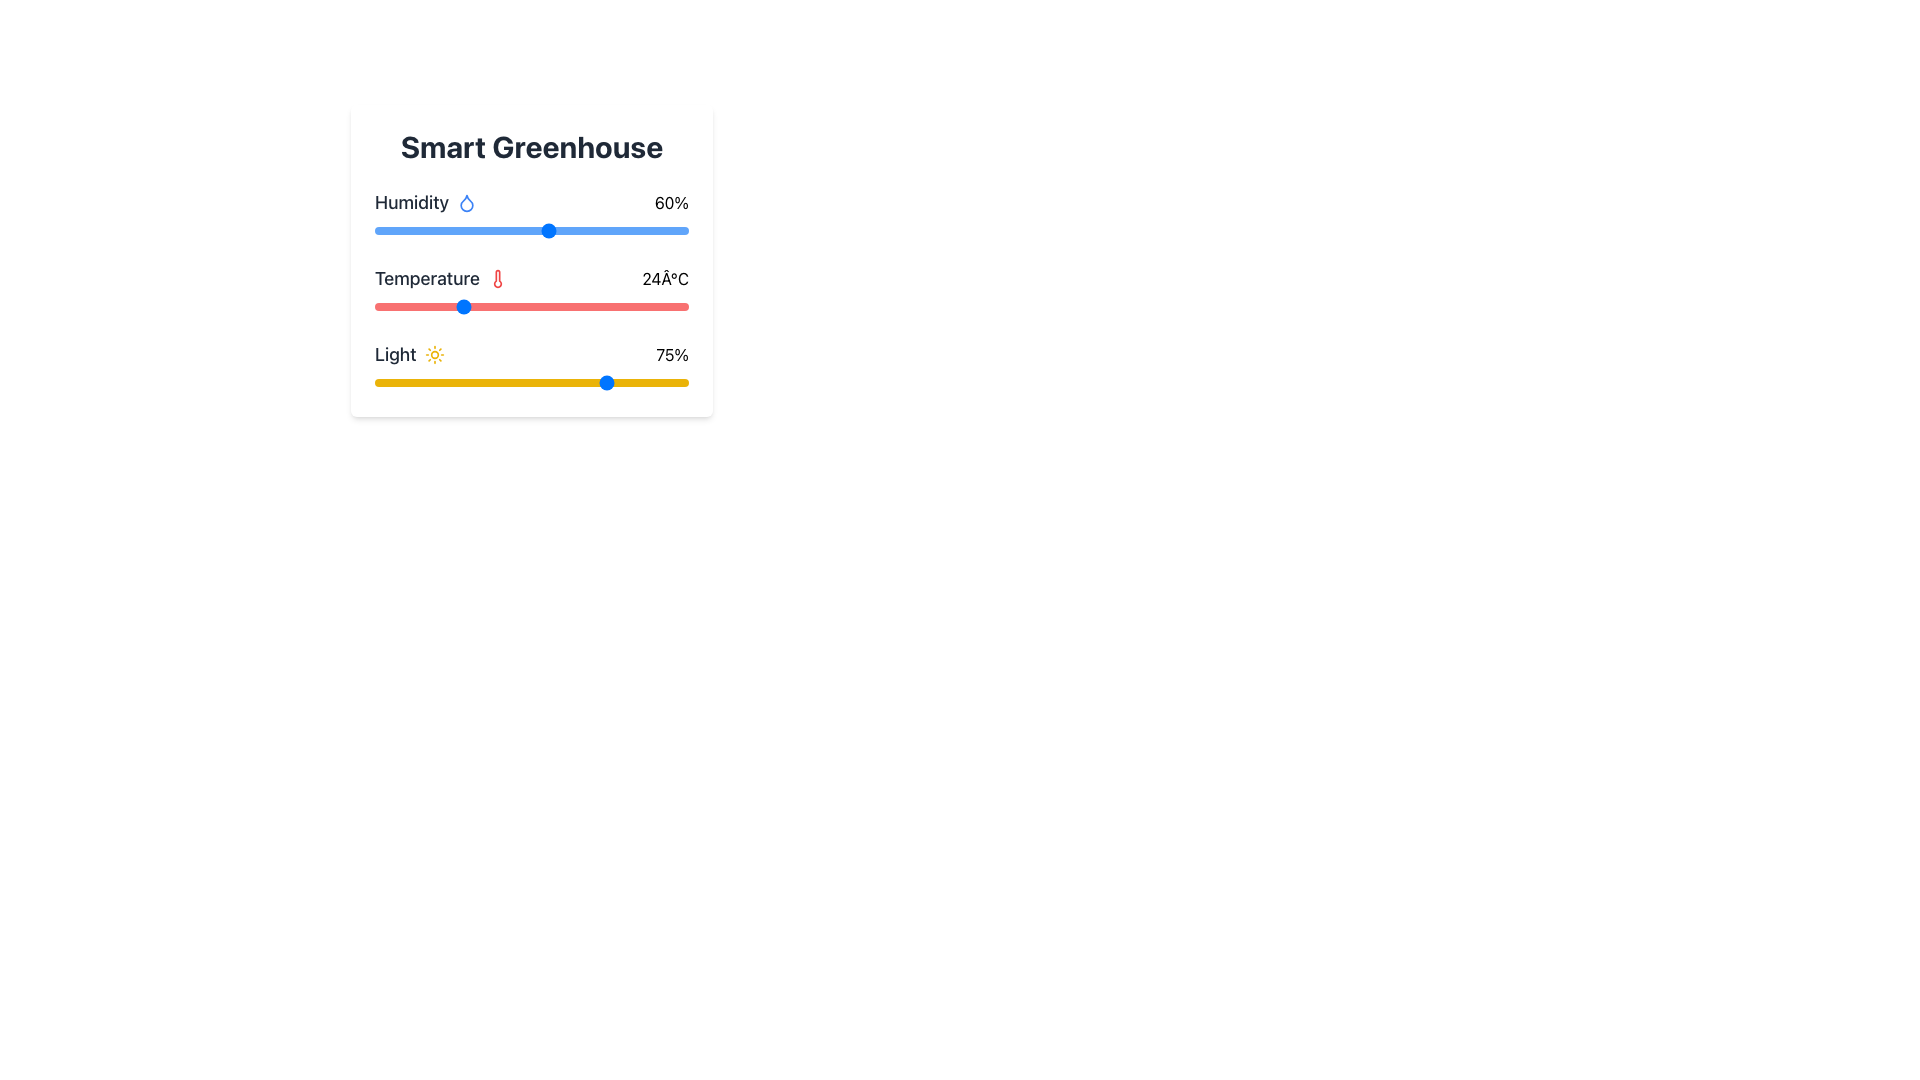  What do you see at coordinates (532, 145) in the screenshot?
I see `the title text element located at the top of the card with a gradient background and rounded borders` at bounding box center [532, 145].